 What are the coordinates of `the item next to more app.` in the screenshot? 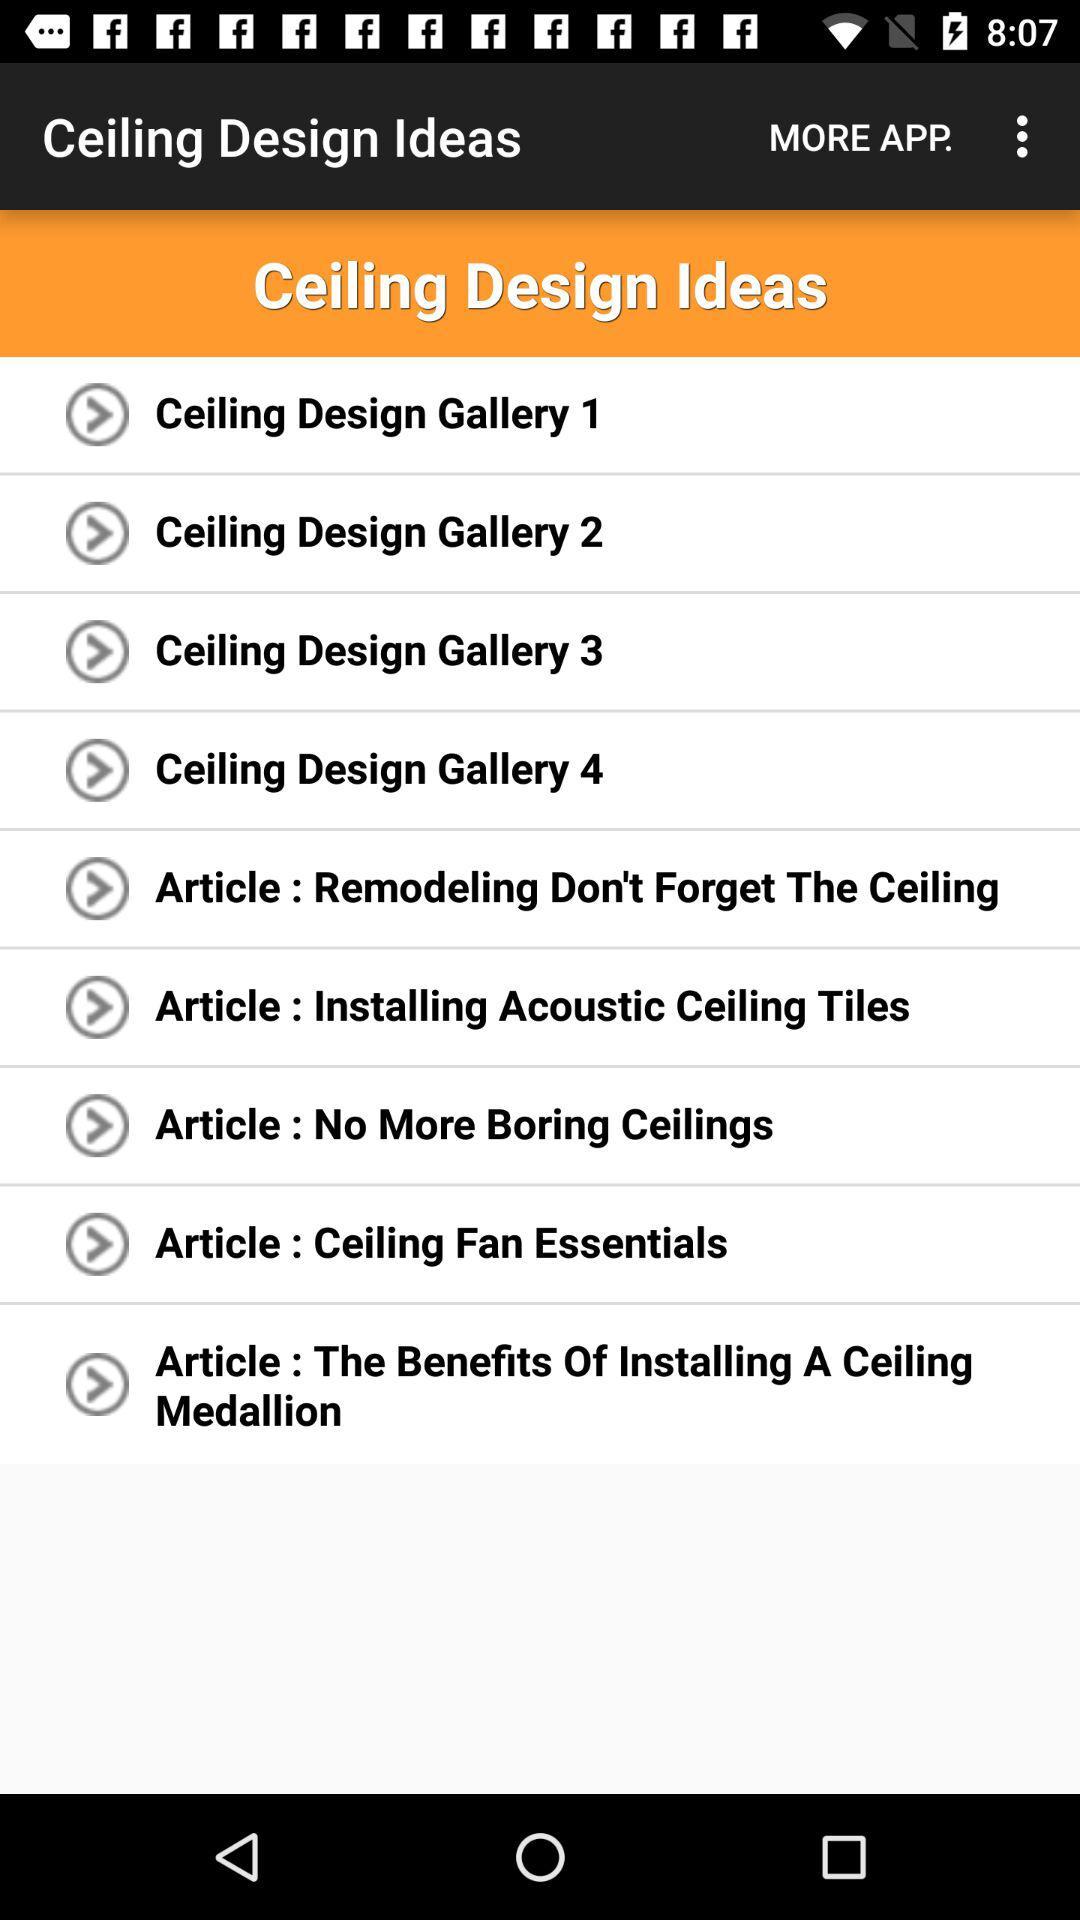 It's located at (1027, 135).